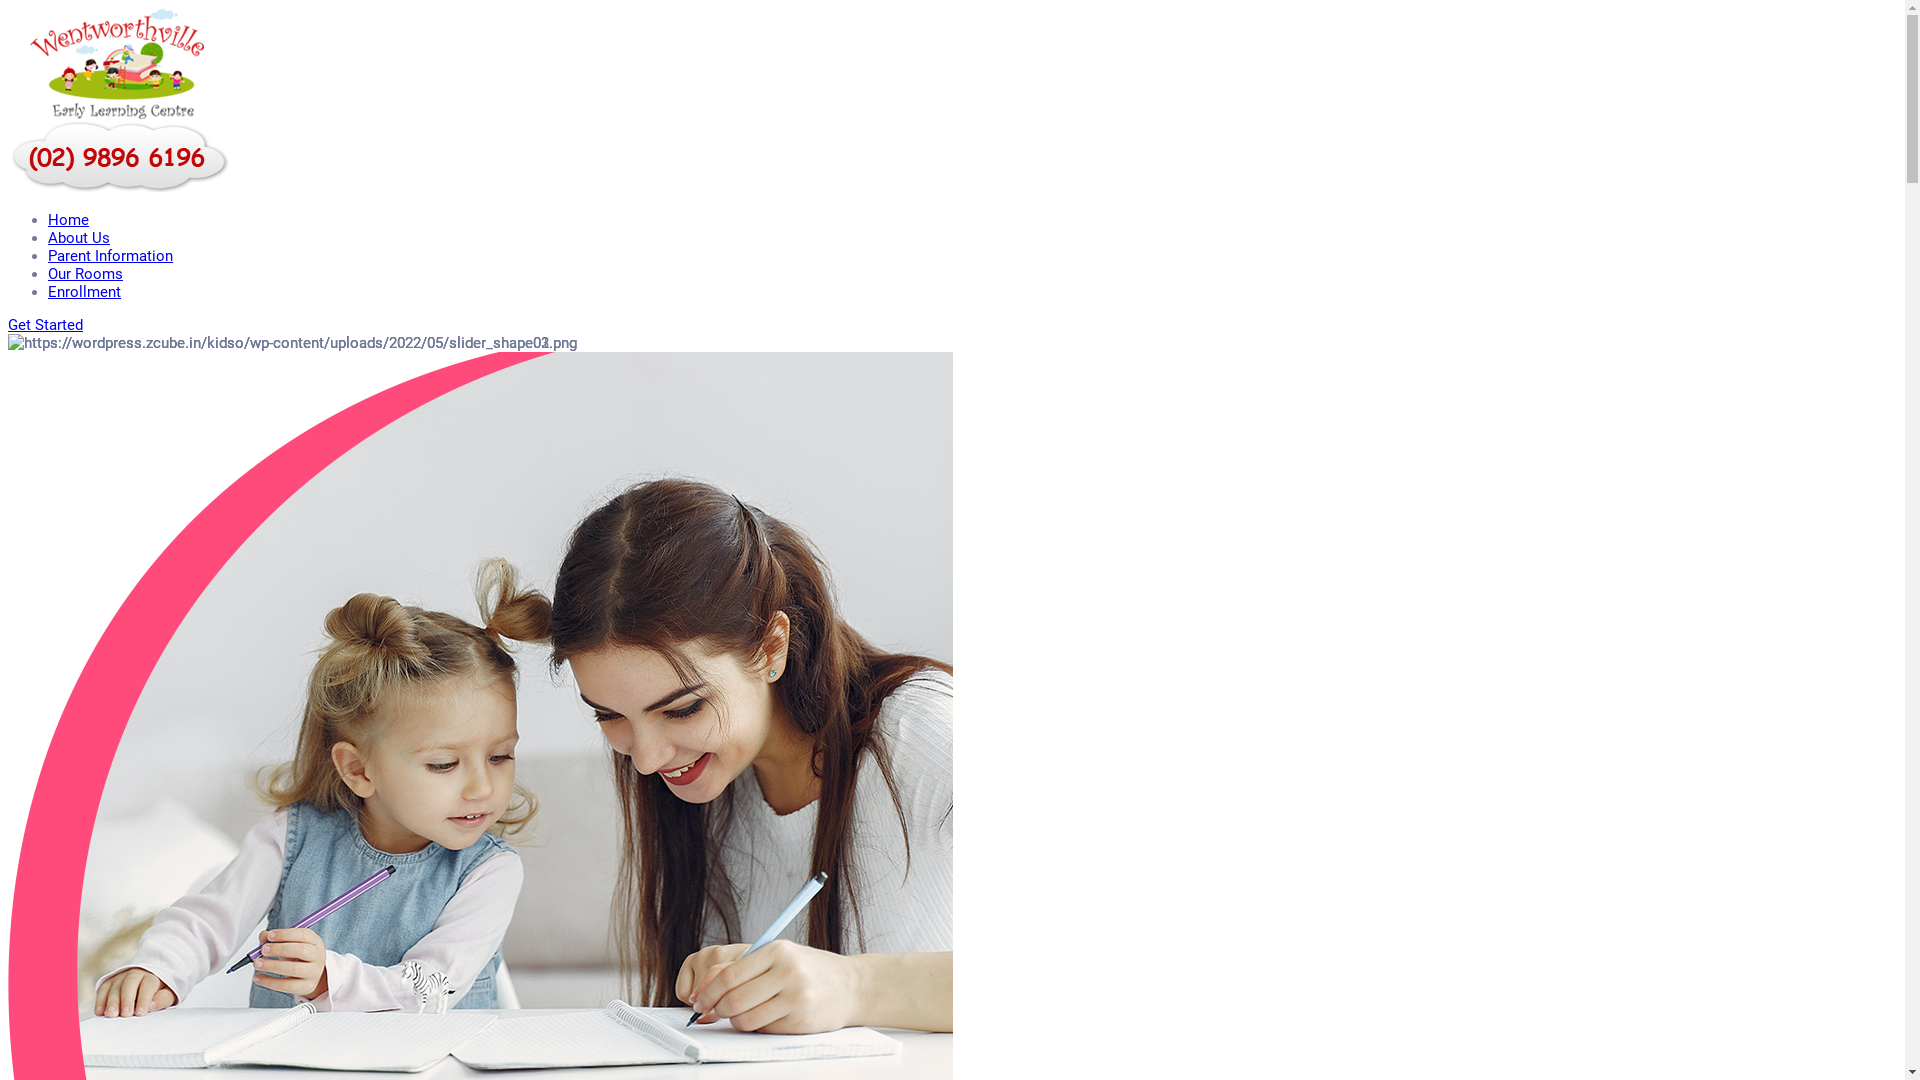  Describe the element at coordinates (83, 292) in the screenshot. I see `'Enrollment'` at that location.